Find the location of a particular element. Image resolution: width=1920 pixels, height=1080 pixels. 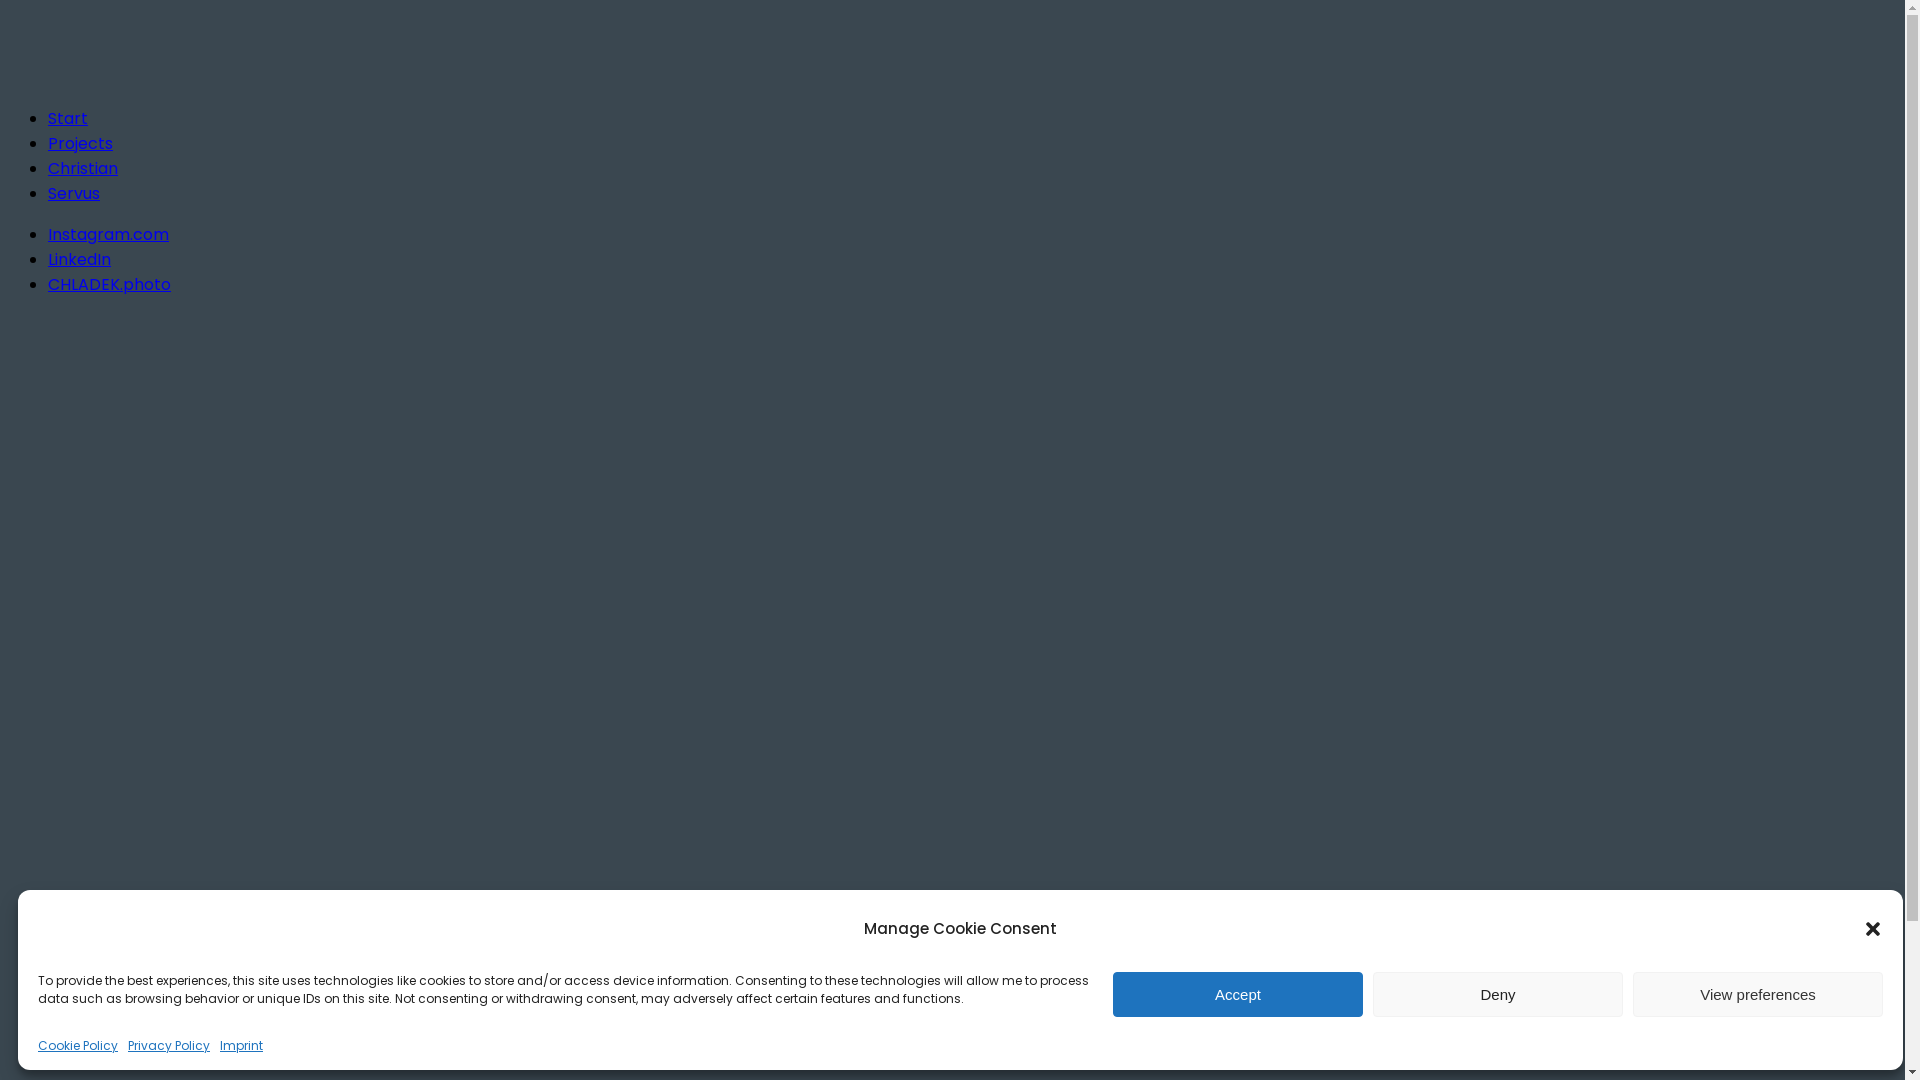

'Privacy Policy' is located at coordinates (168, 1044).